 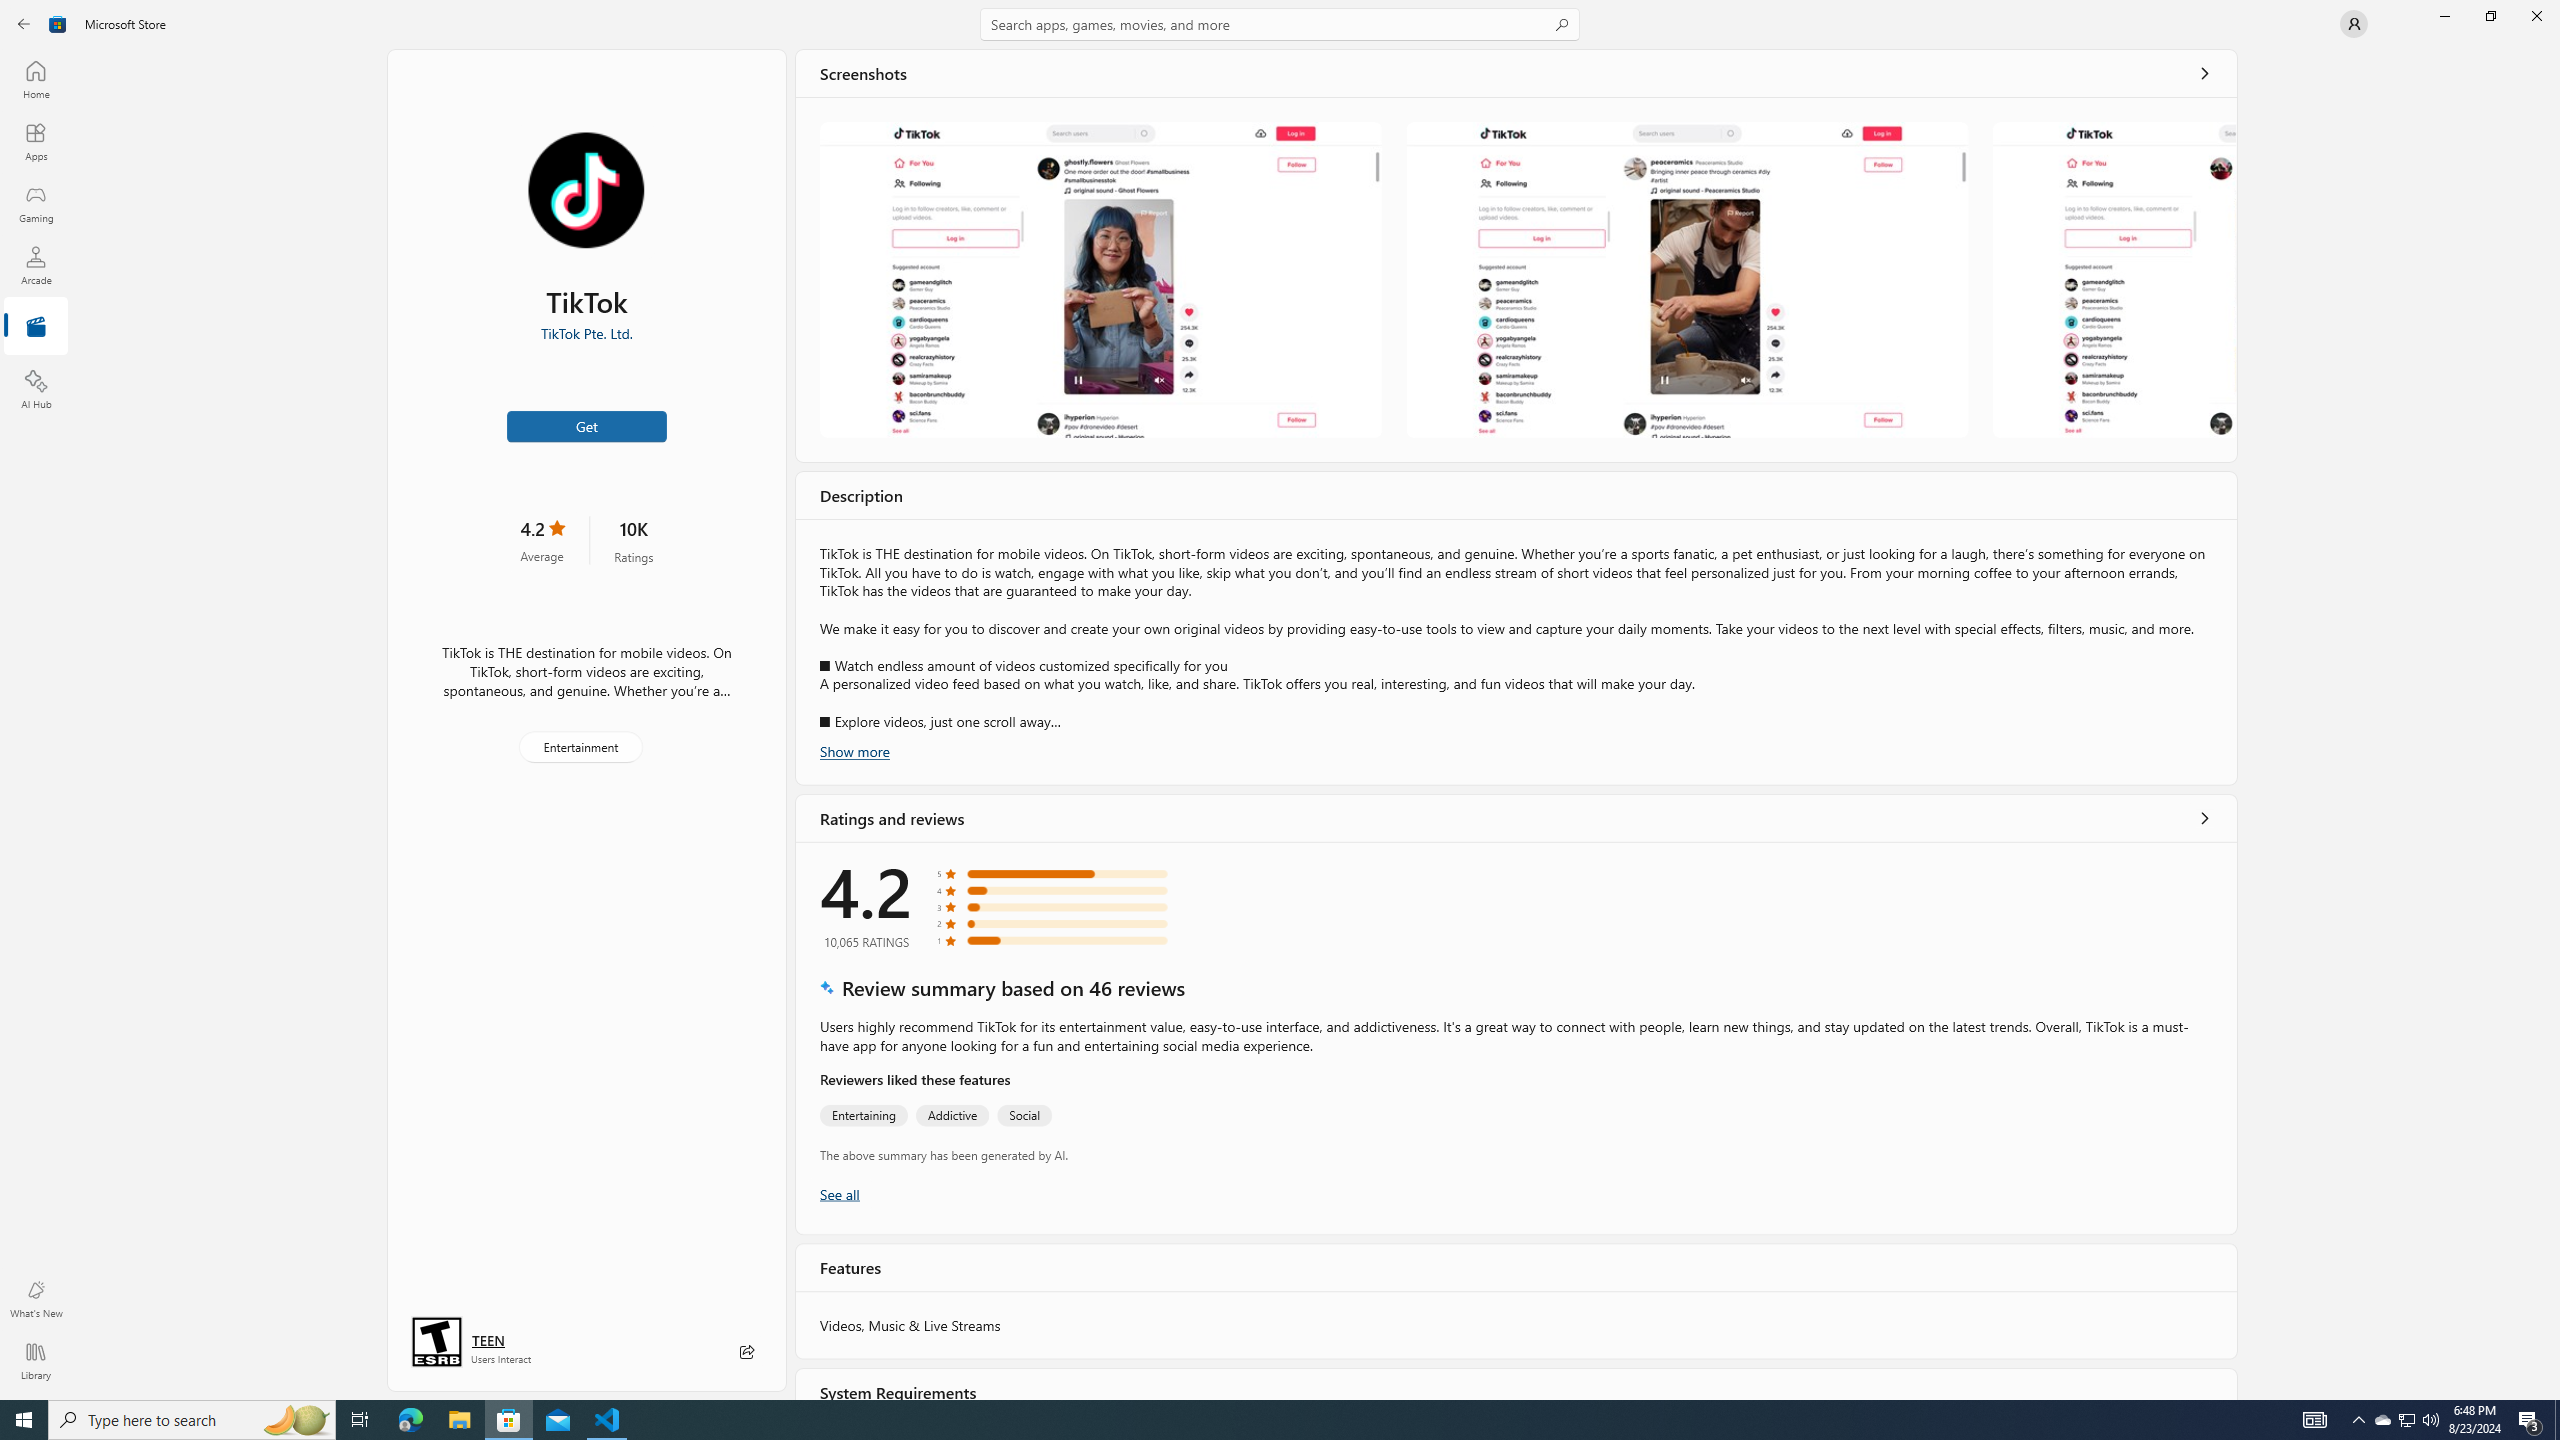 What do you see at coordinates (34, 1360) in the screenshot?
I see `'Library'` at bounding box center [34, 1360].